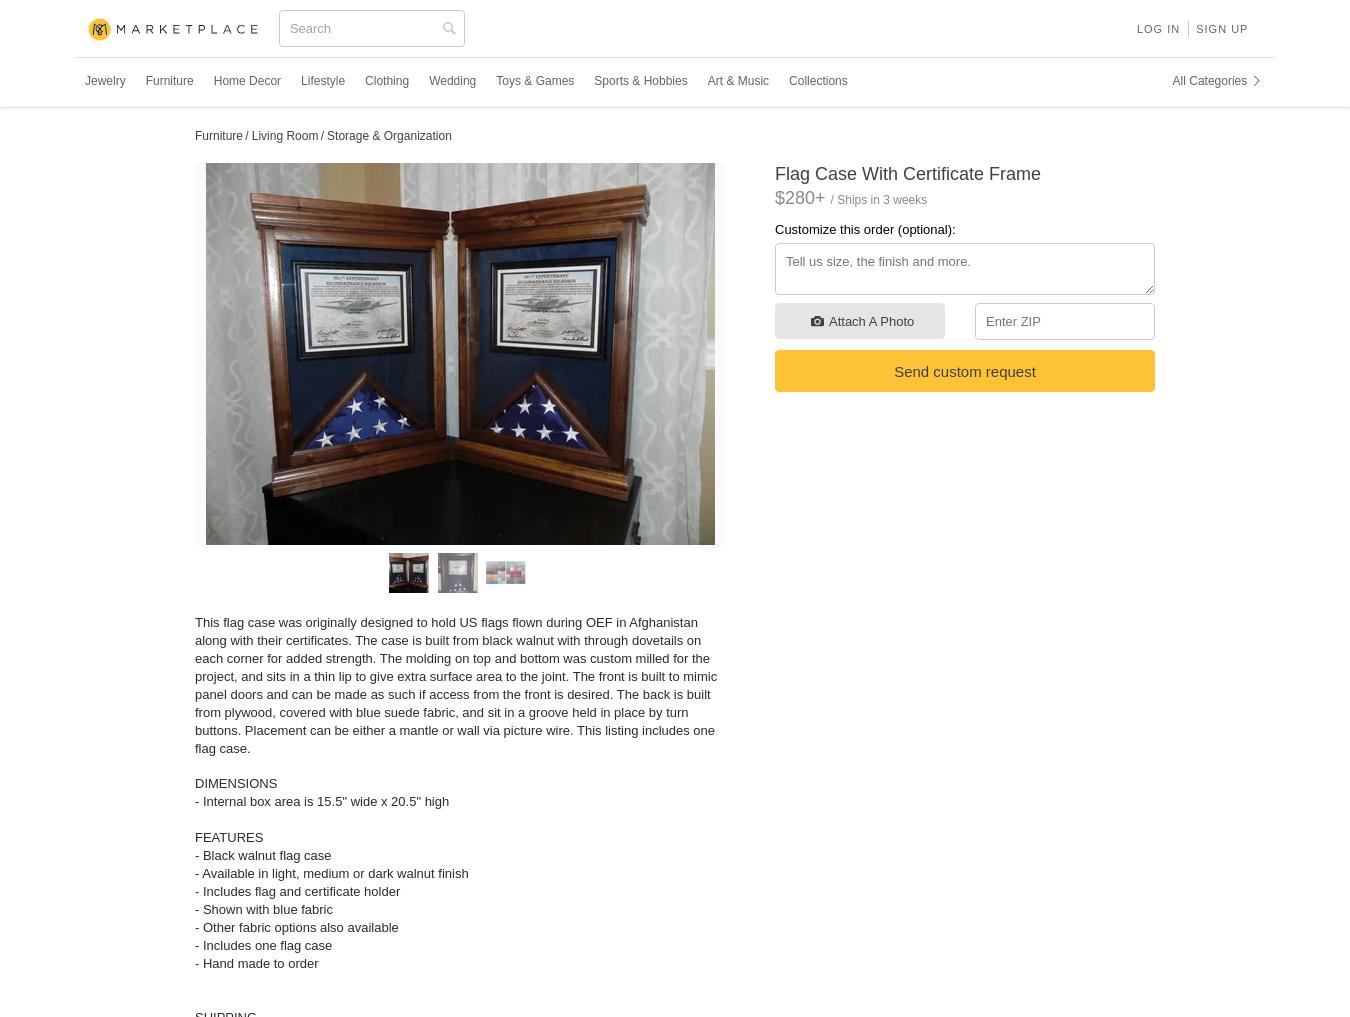 This screenshot has width=1350, height=1017. I want to click on '- Shown with blue fabric', so click(263, 908).